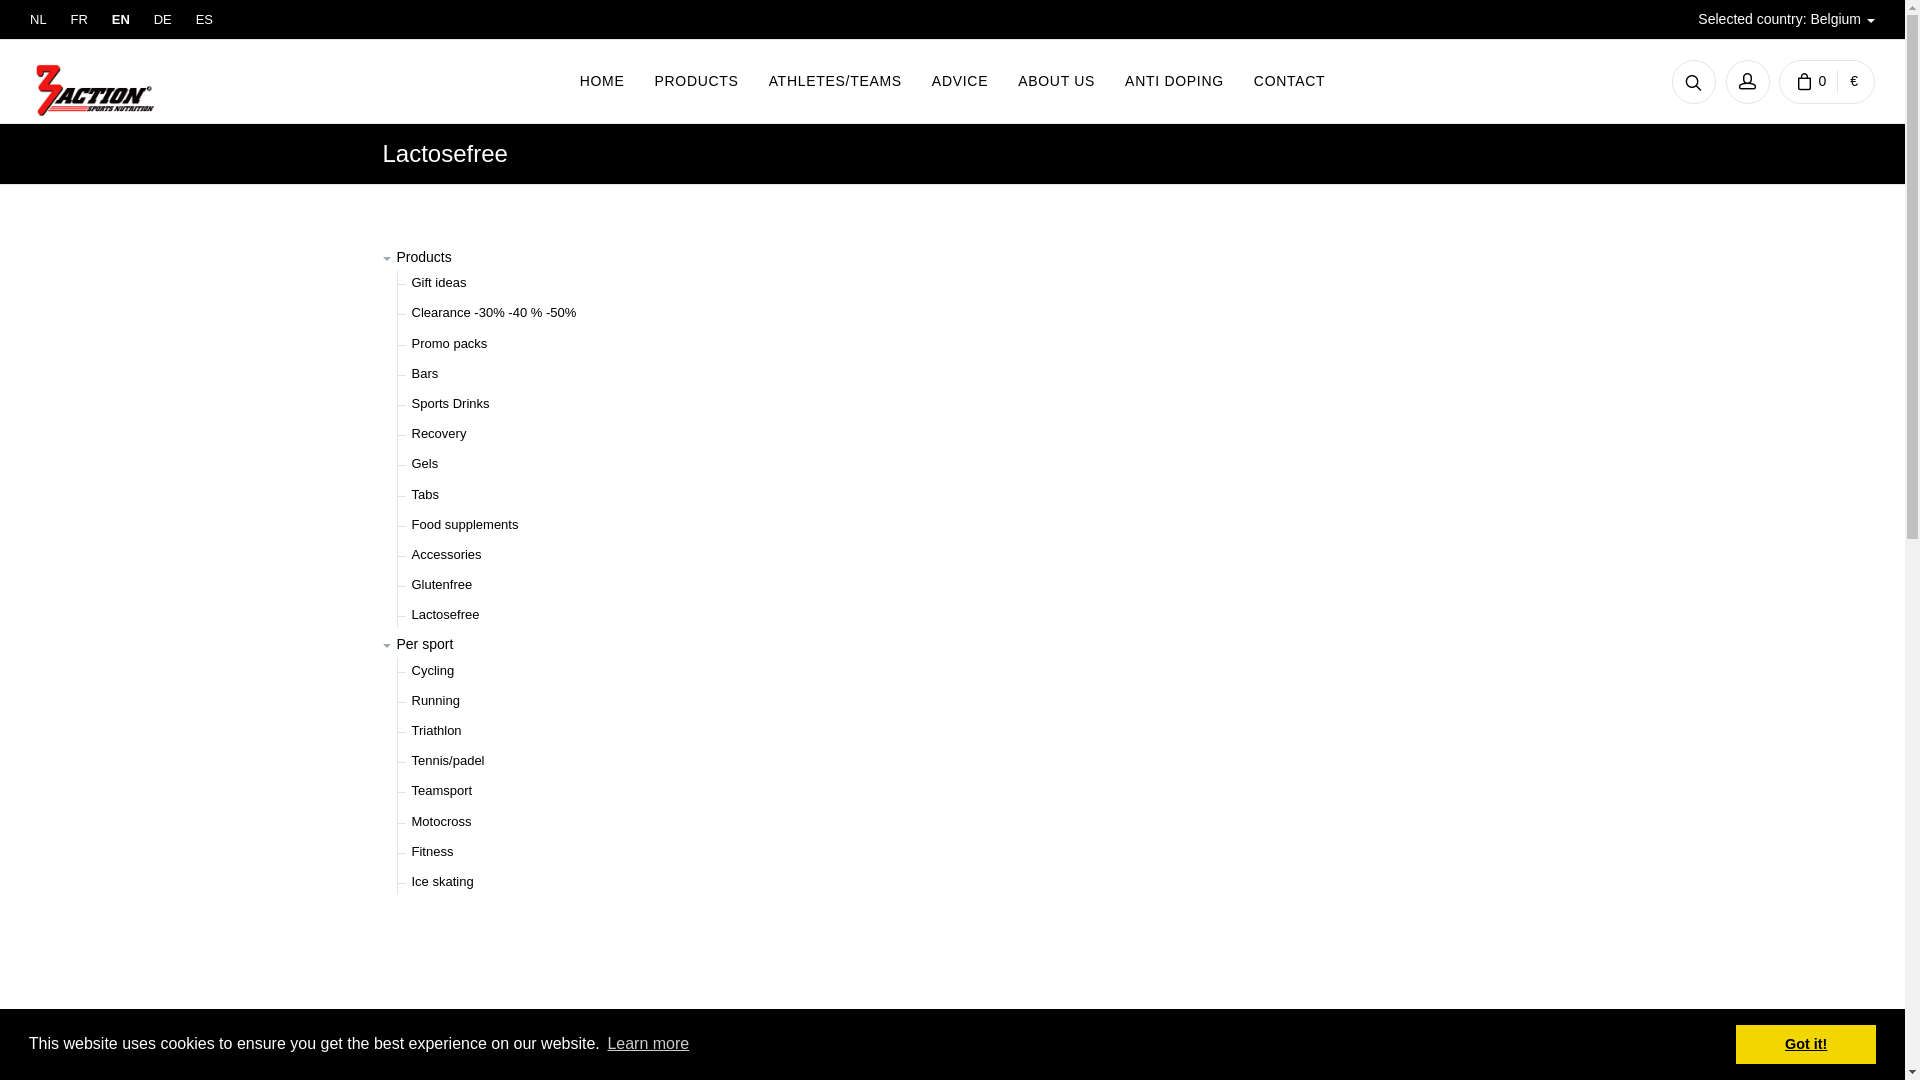  Describe the element at coordinates (119, 19) in the screenshot. I see `'EN'` at that location.